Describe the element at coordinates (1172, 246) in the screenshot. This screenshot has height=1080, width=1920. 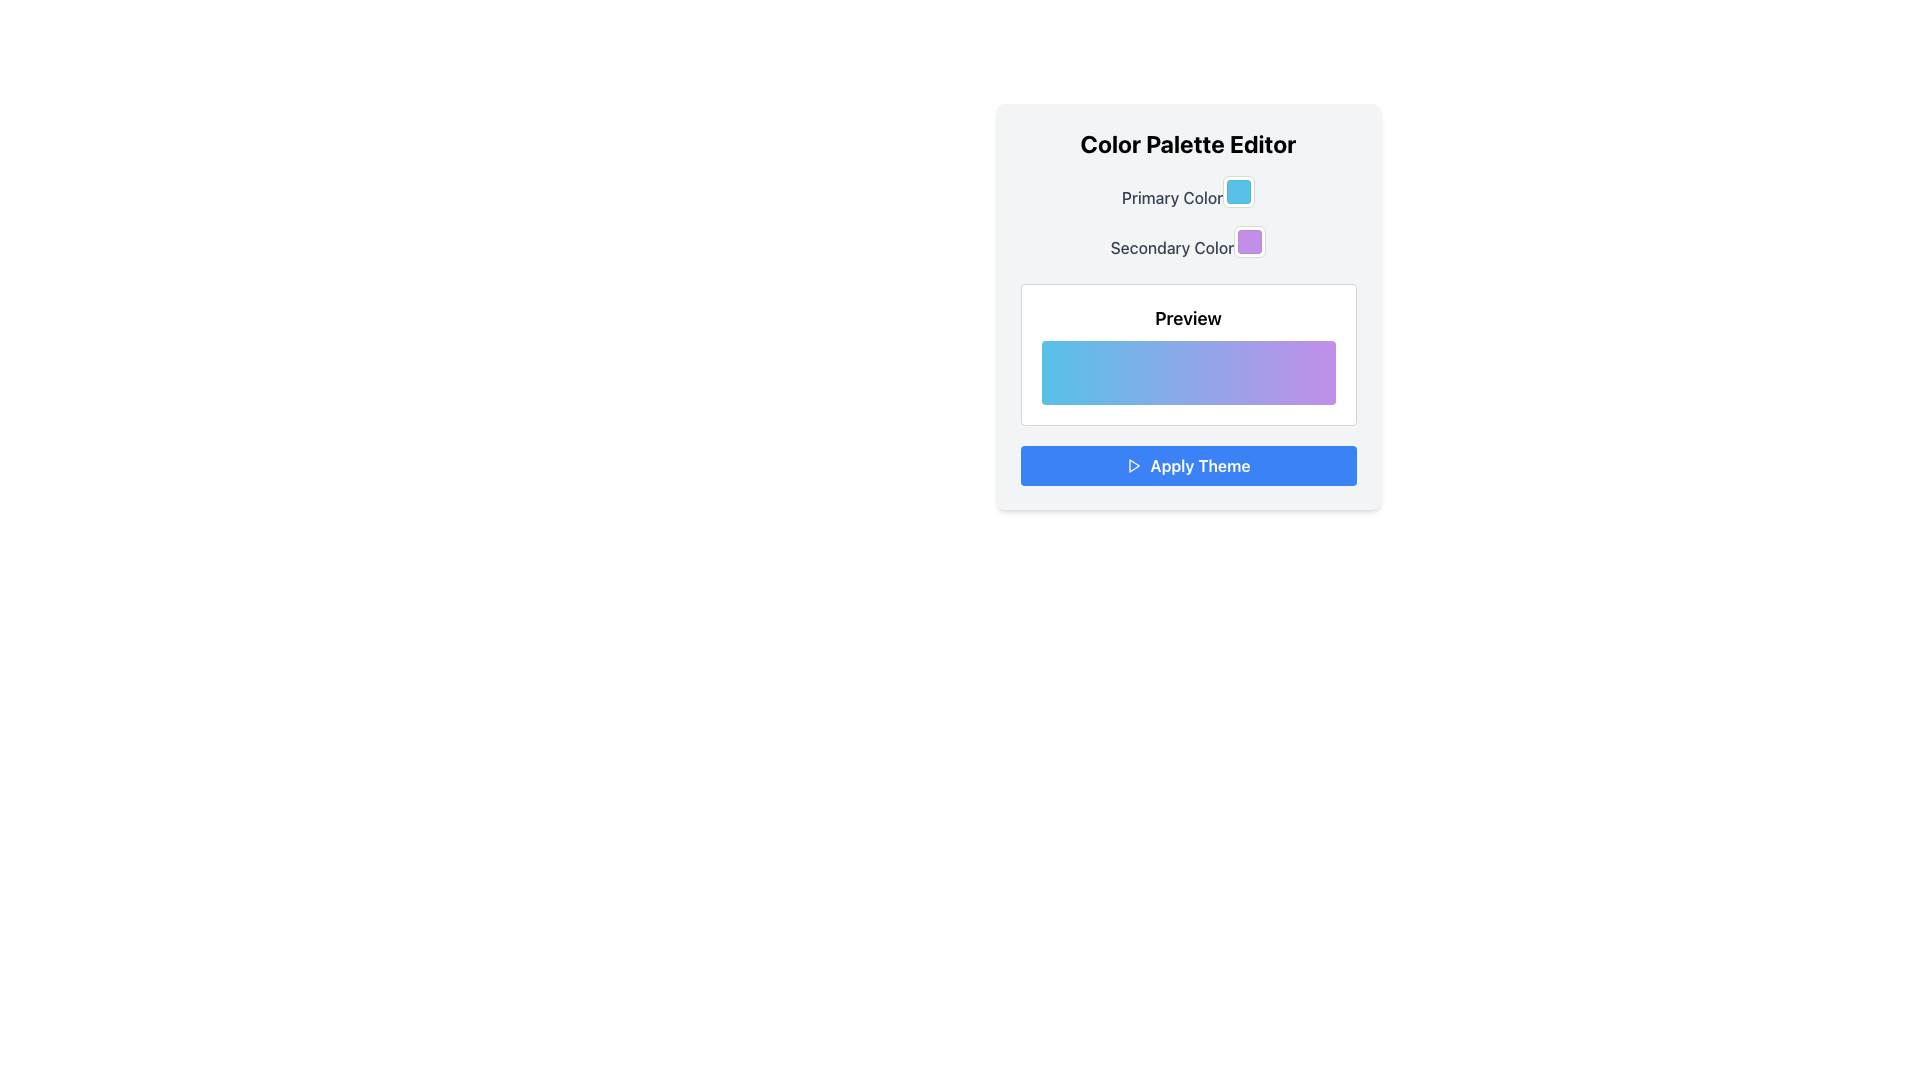
I see `text label displaying 'Secondary Color' located centrally within the 'Color Palette Editor' interface, directly below the 'Primary Color' label` at that location.